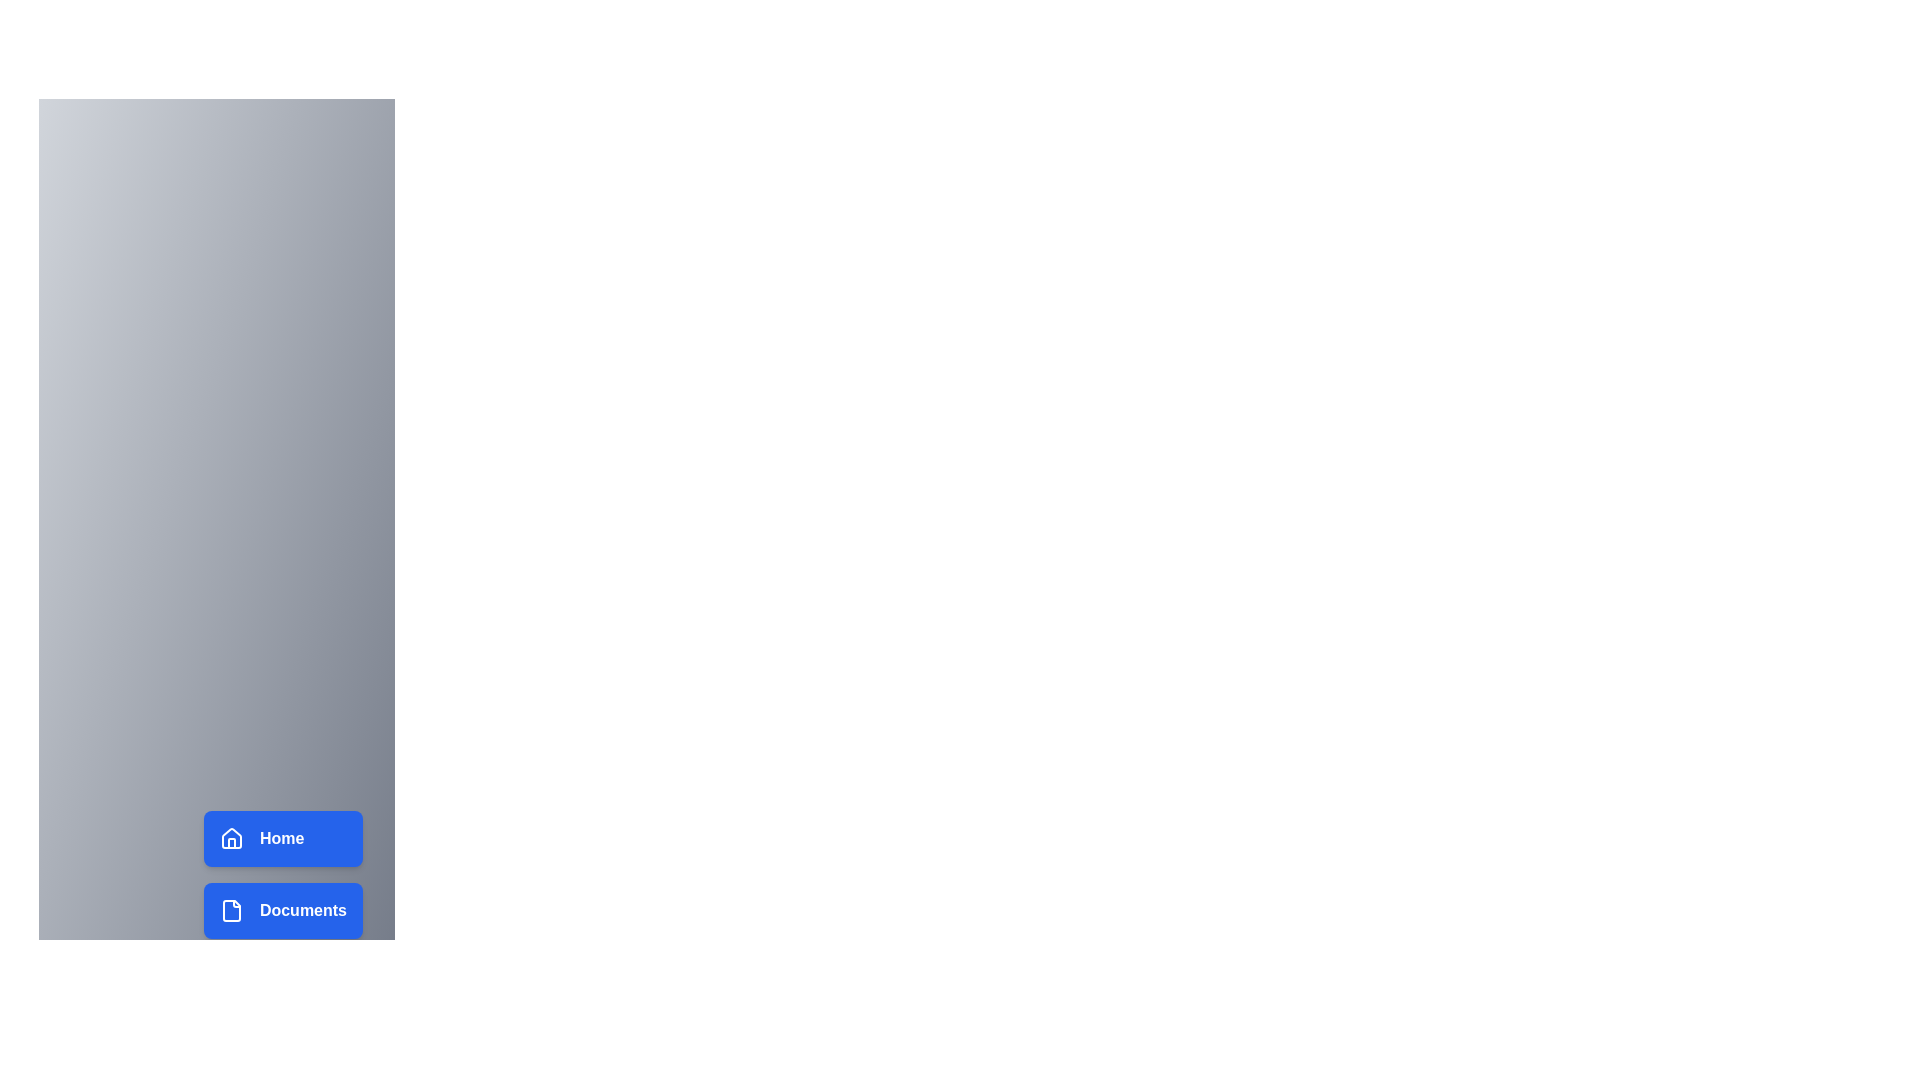 The image size is (1920, 1080). What do you see at coordinates (281, 839) in the screenshot?
I see `the 'Home' text label, which is displayed in bold font style to the right of a house icon inside a blue rounded rectangular button, located at the bottom left of the interface` at bounding box center [281, 839].